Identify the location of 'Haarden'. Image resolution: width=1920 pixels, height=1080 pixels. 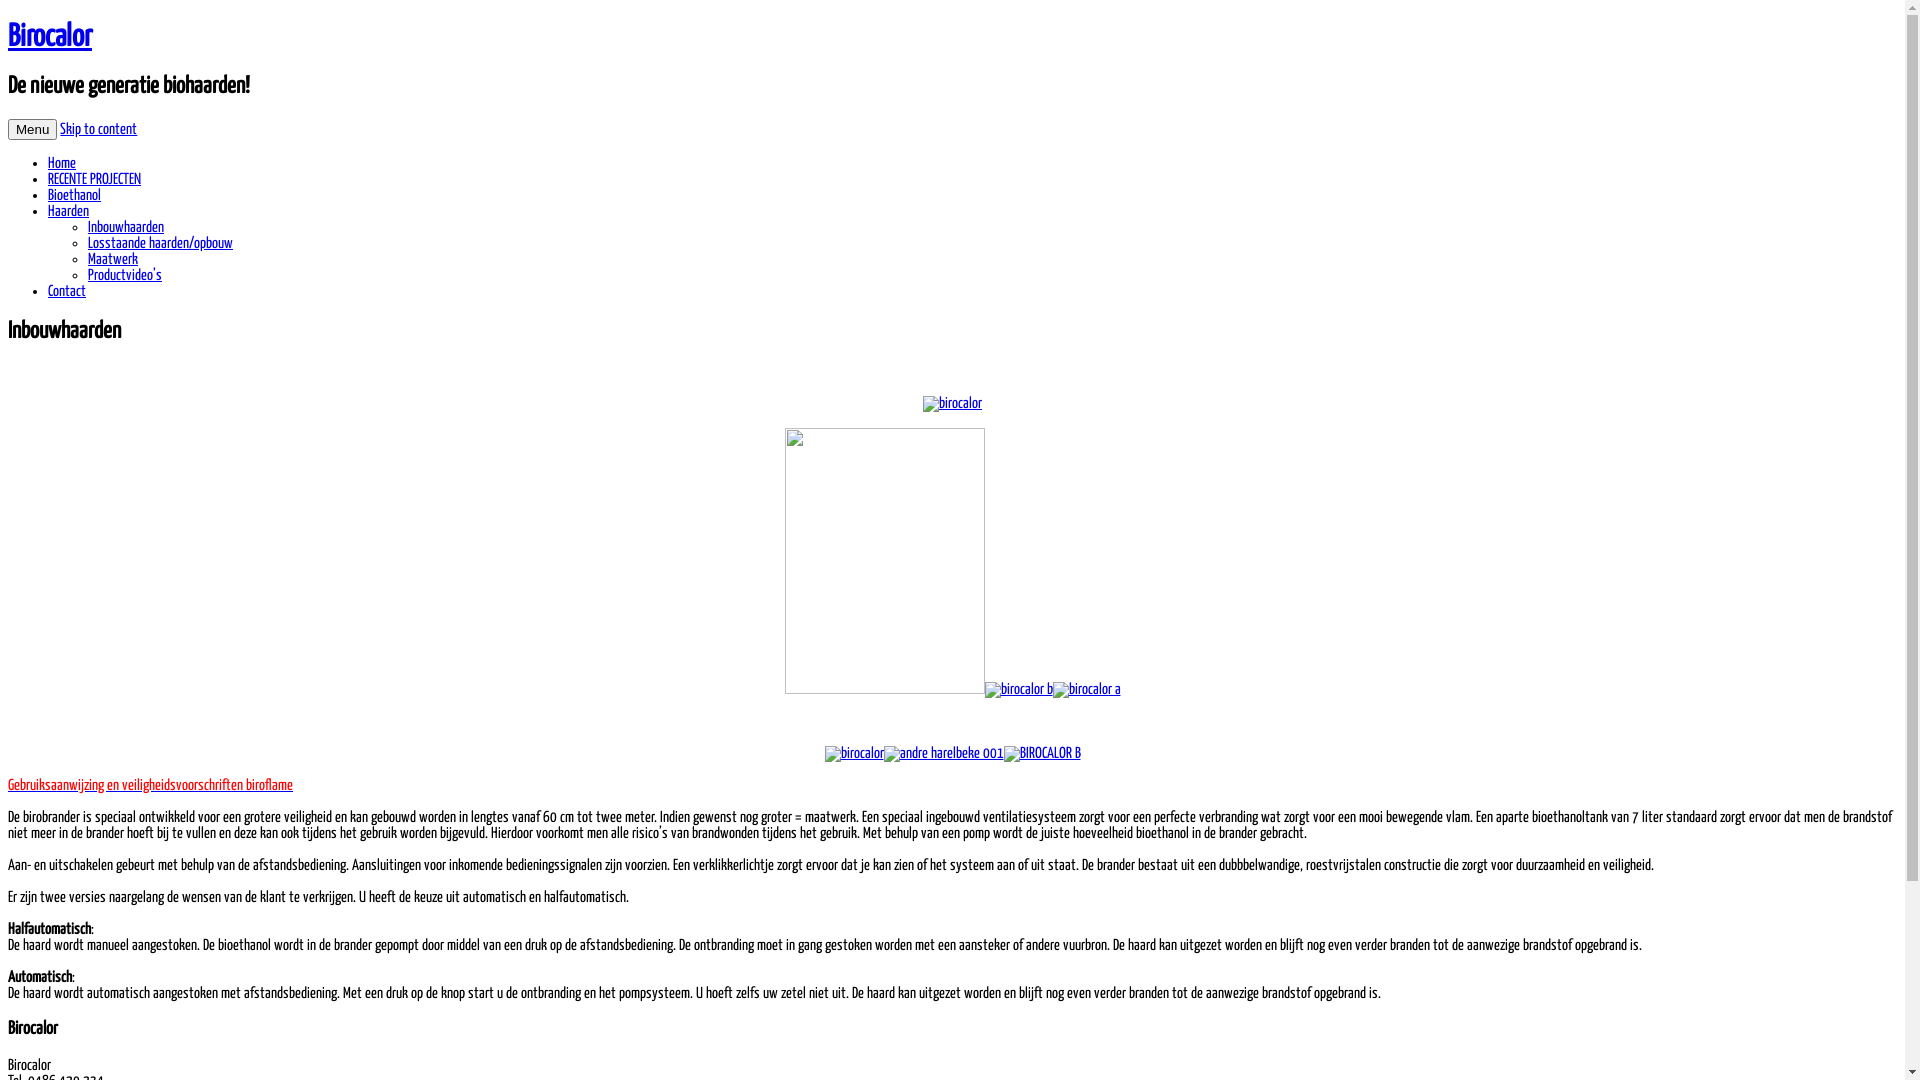
(68, 211).